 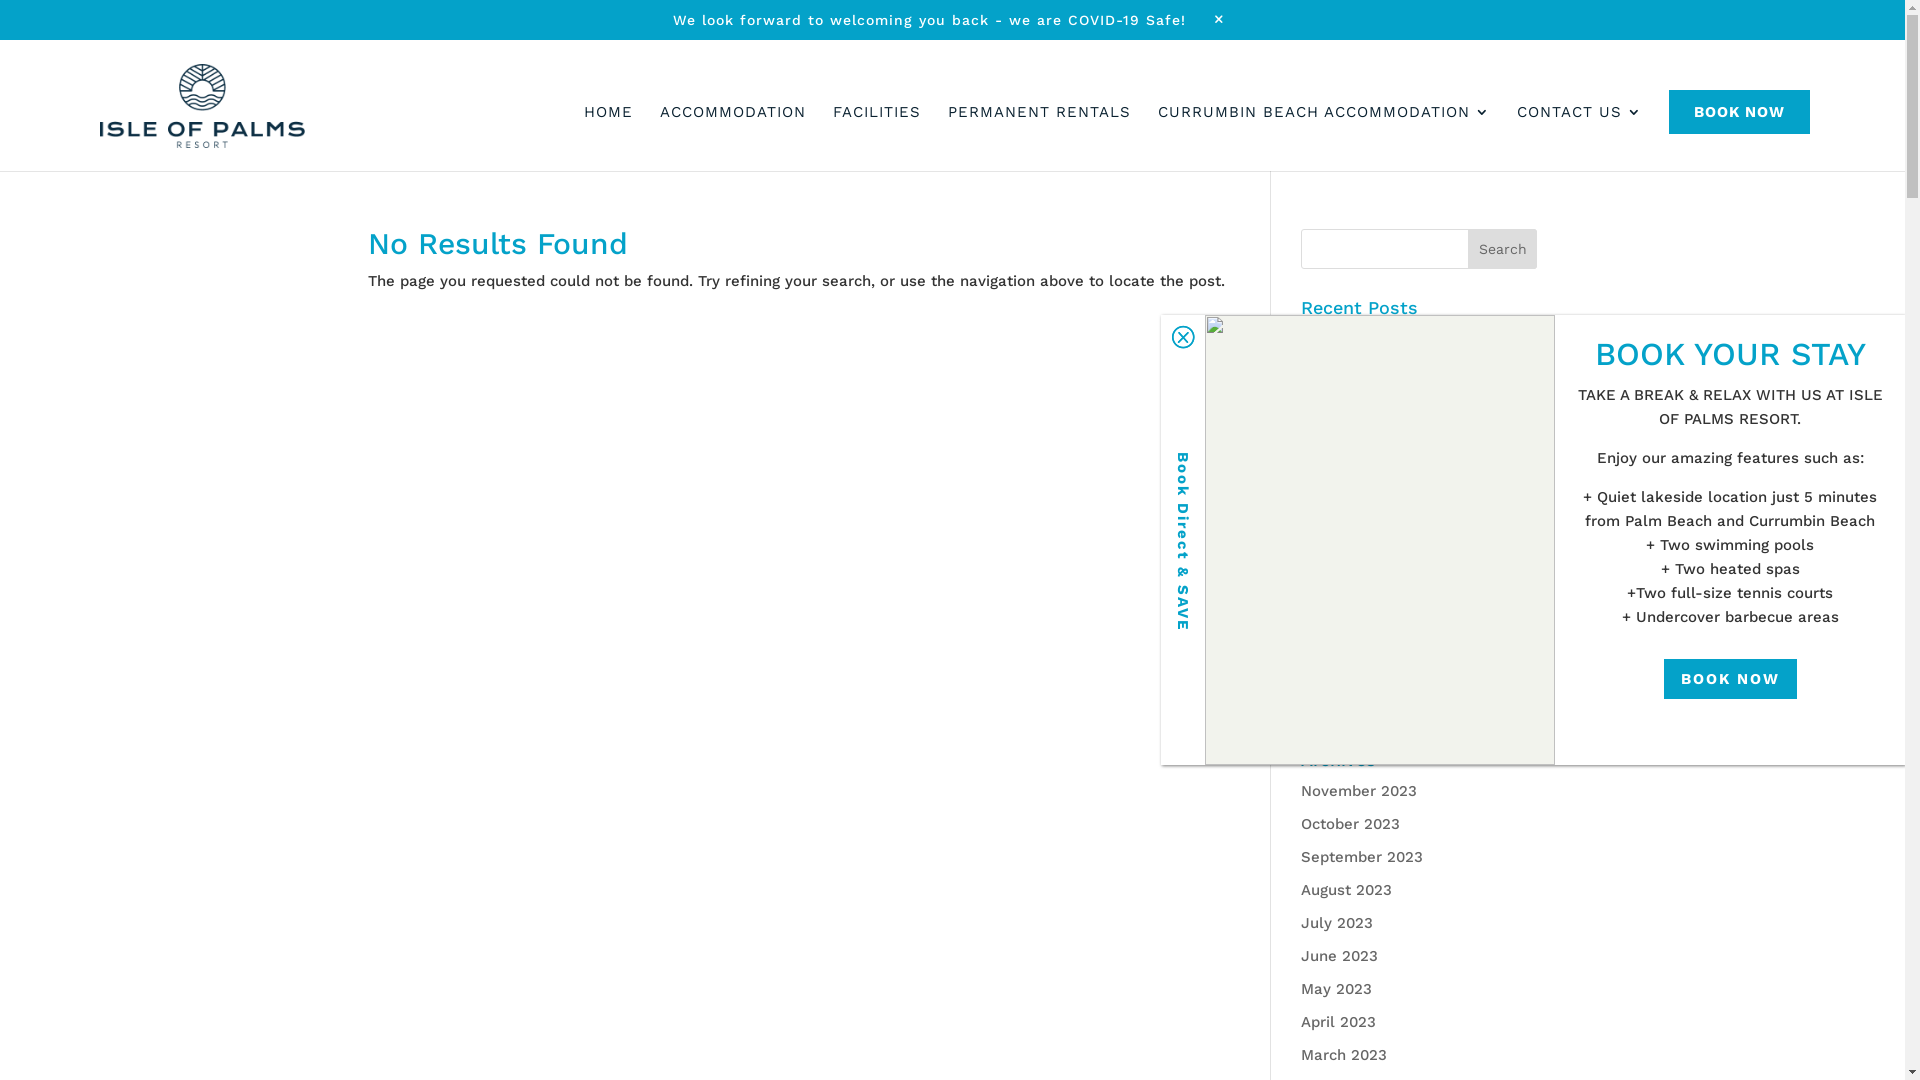 I want to click on 'May 2023', so click(x=1336, y=987).